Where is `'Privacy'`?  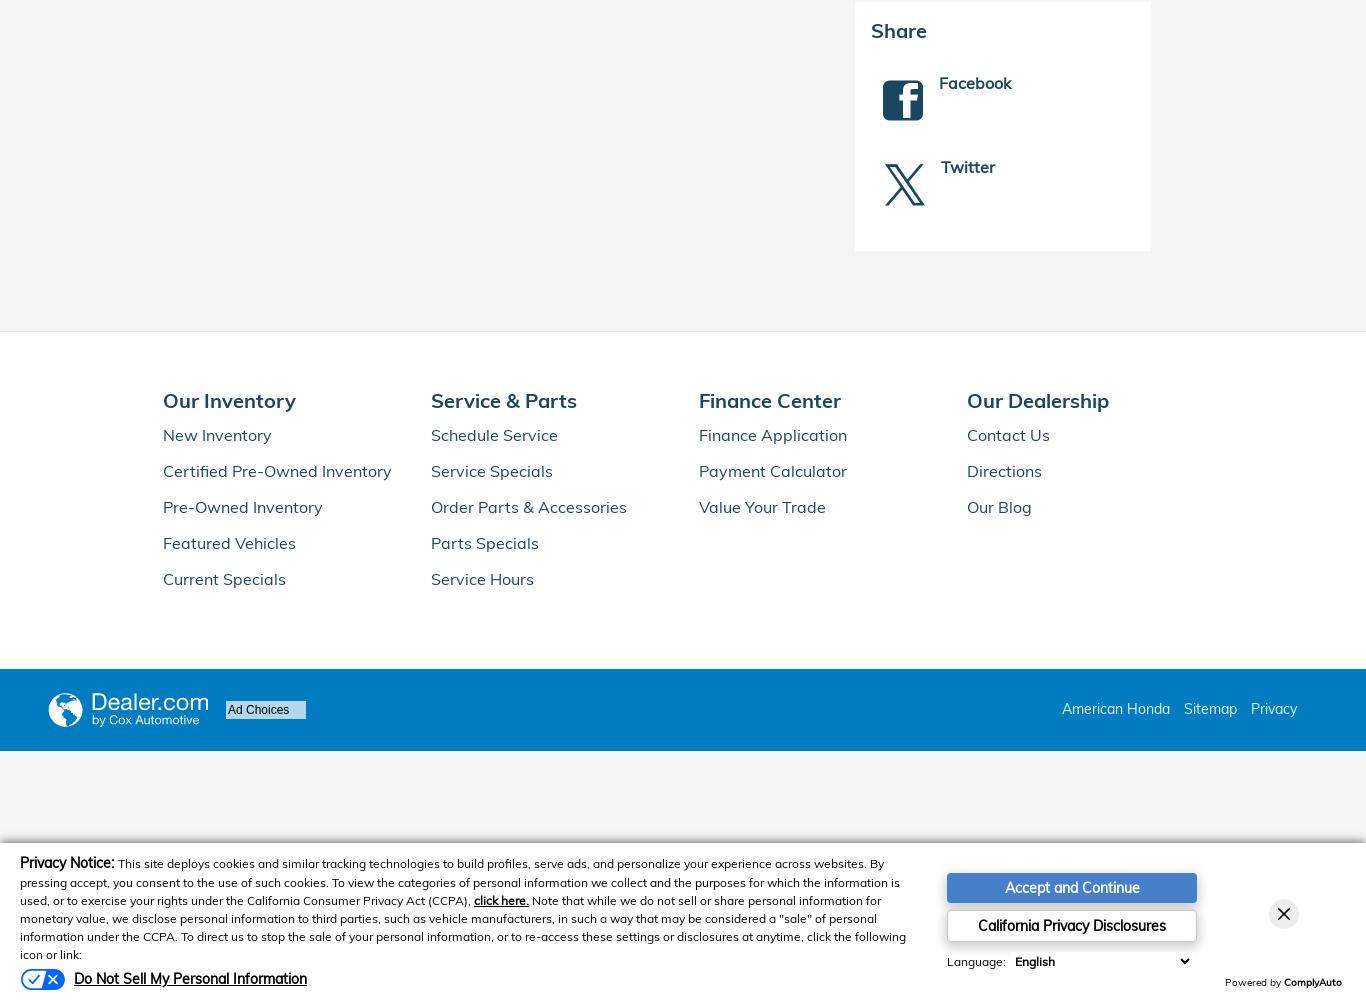
'Privacy' is located at coordinates (1250, 708).